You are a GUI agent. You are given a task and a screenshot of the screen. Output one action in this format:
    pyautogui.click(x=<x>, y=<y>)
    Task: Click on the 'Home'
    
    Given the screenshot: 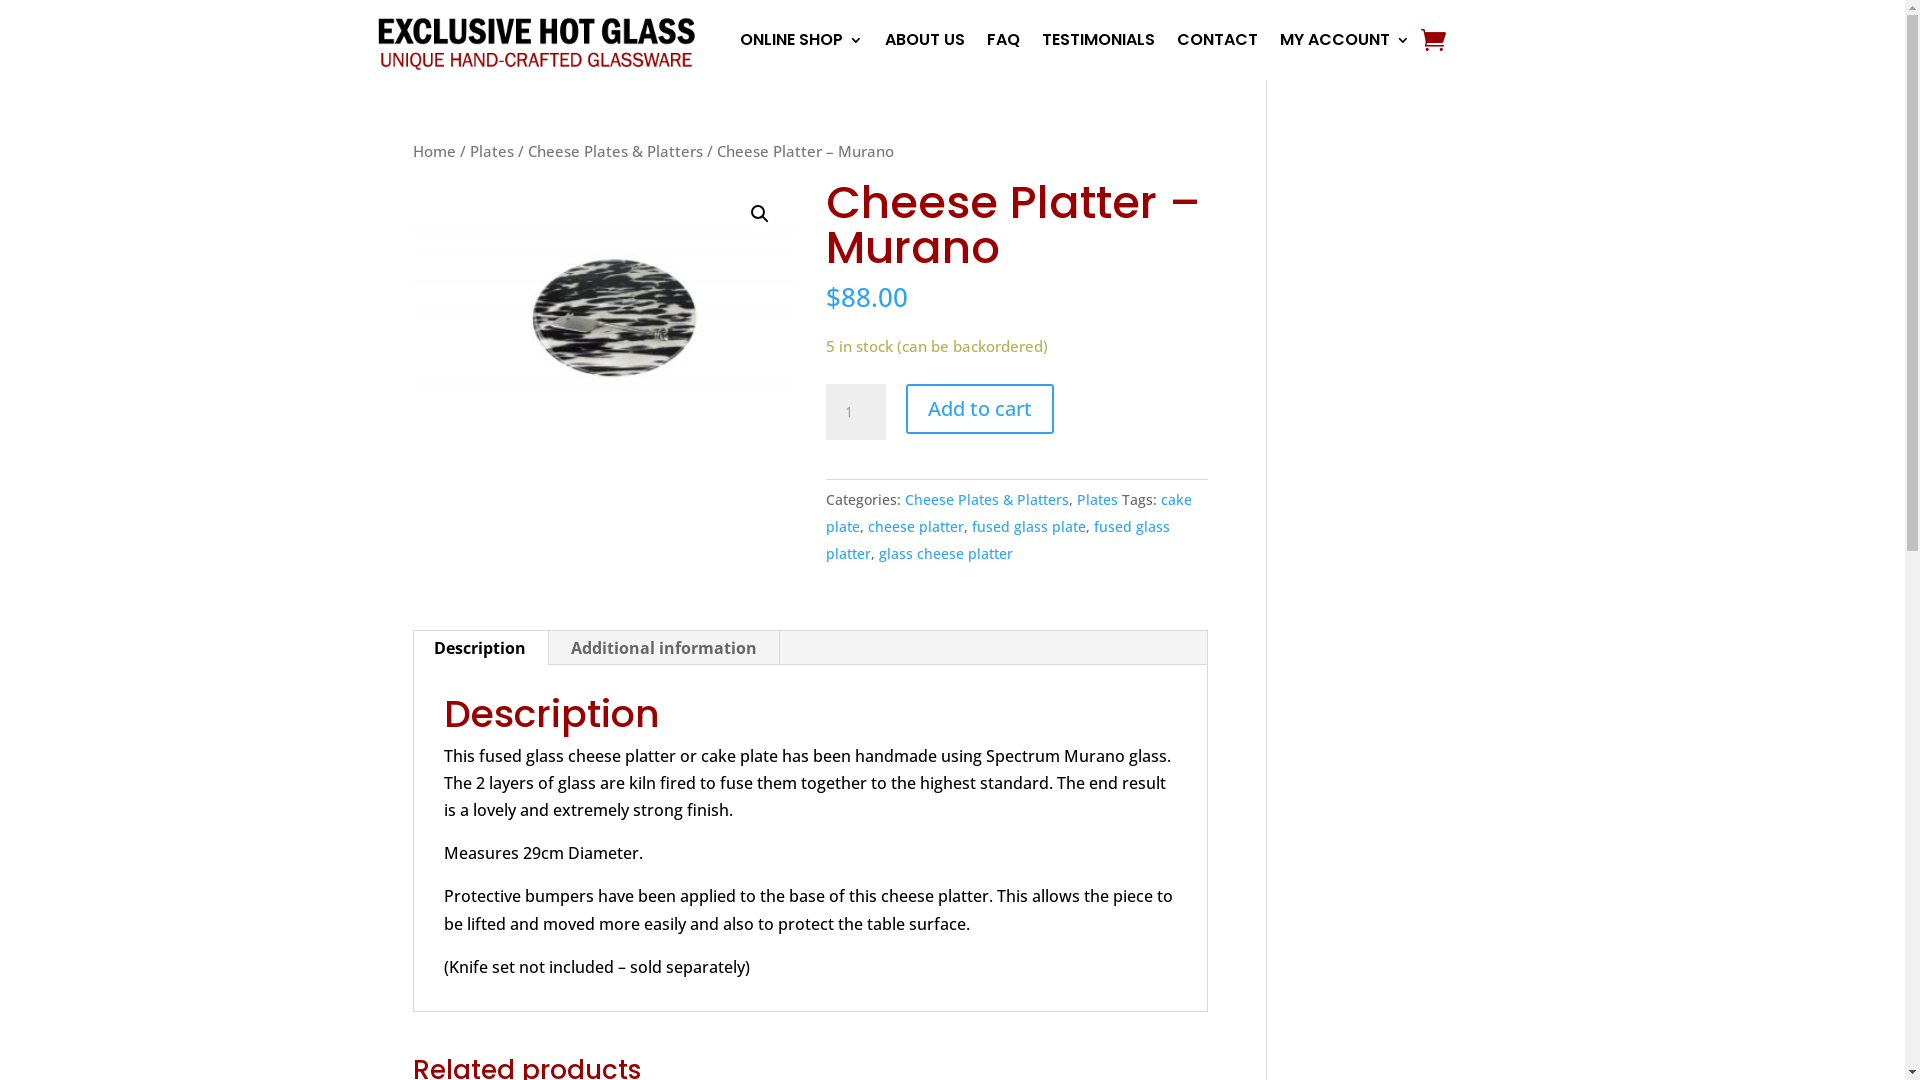 What is the action you would take?
    pyautogui.click(x=432, y=149)
    